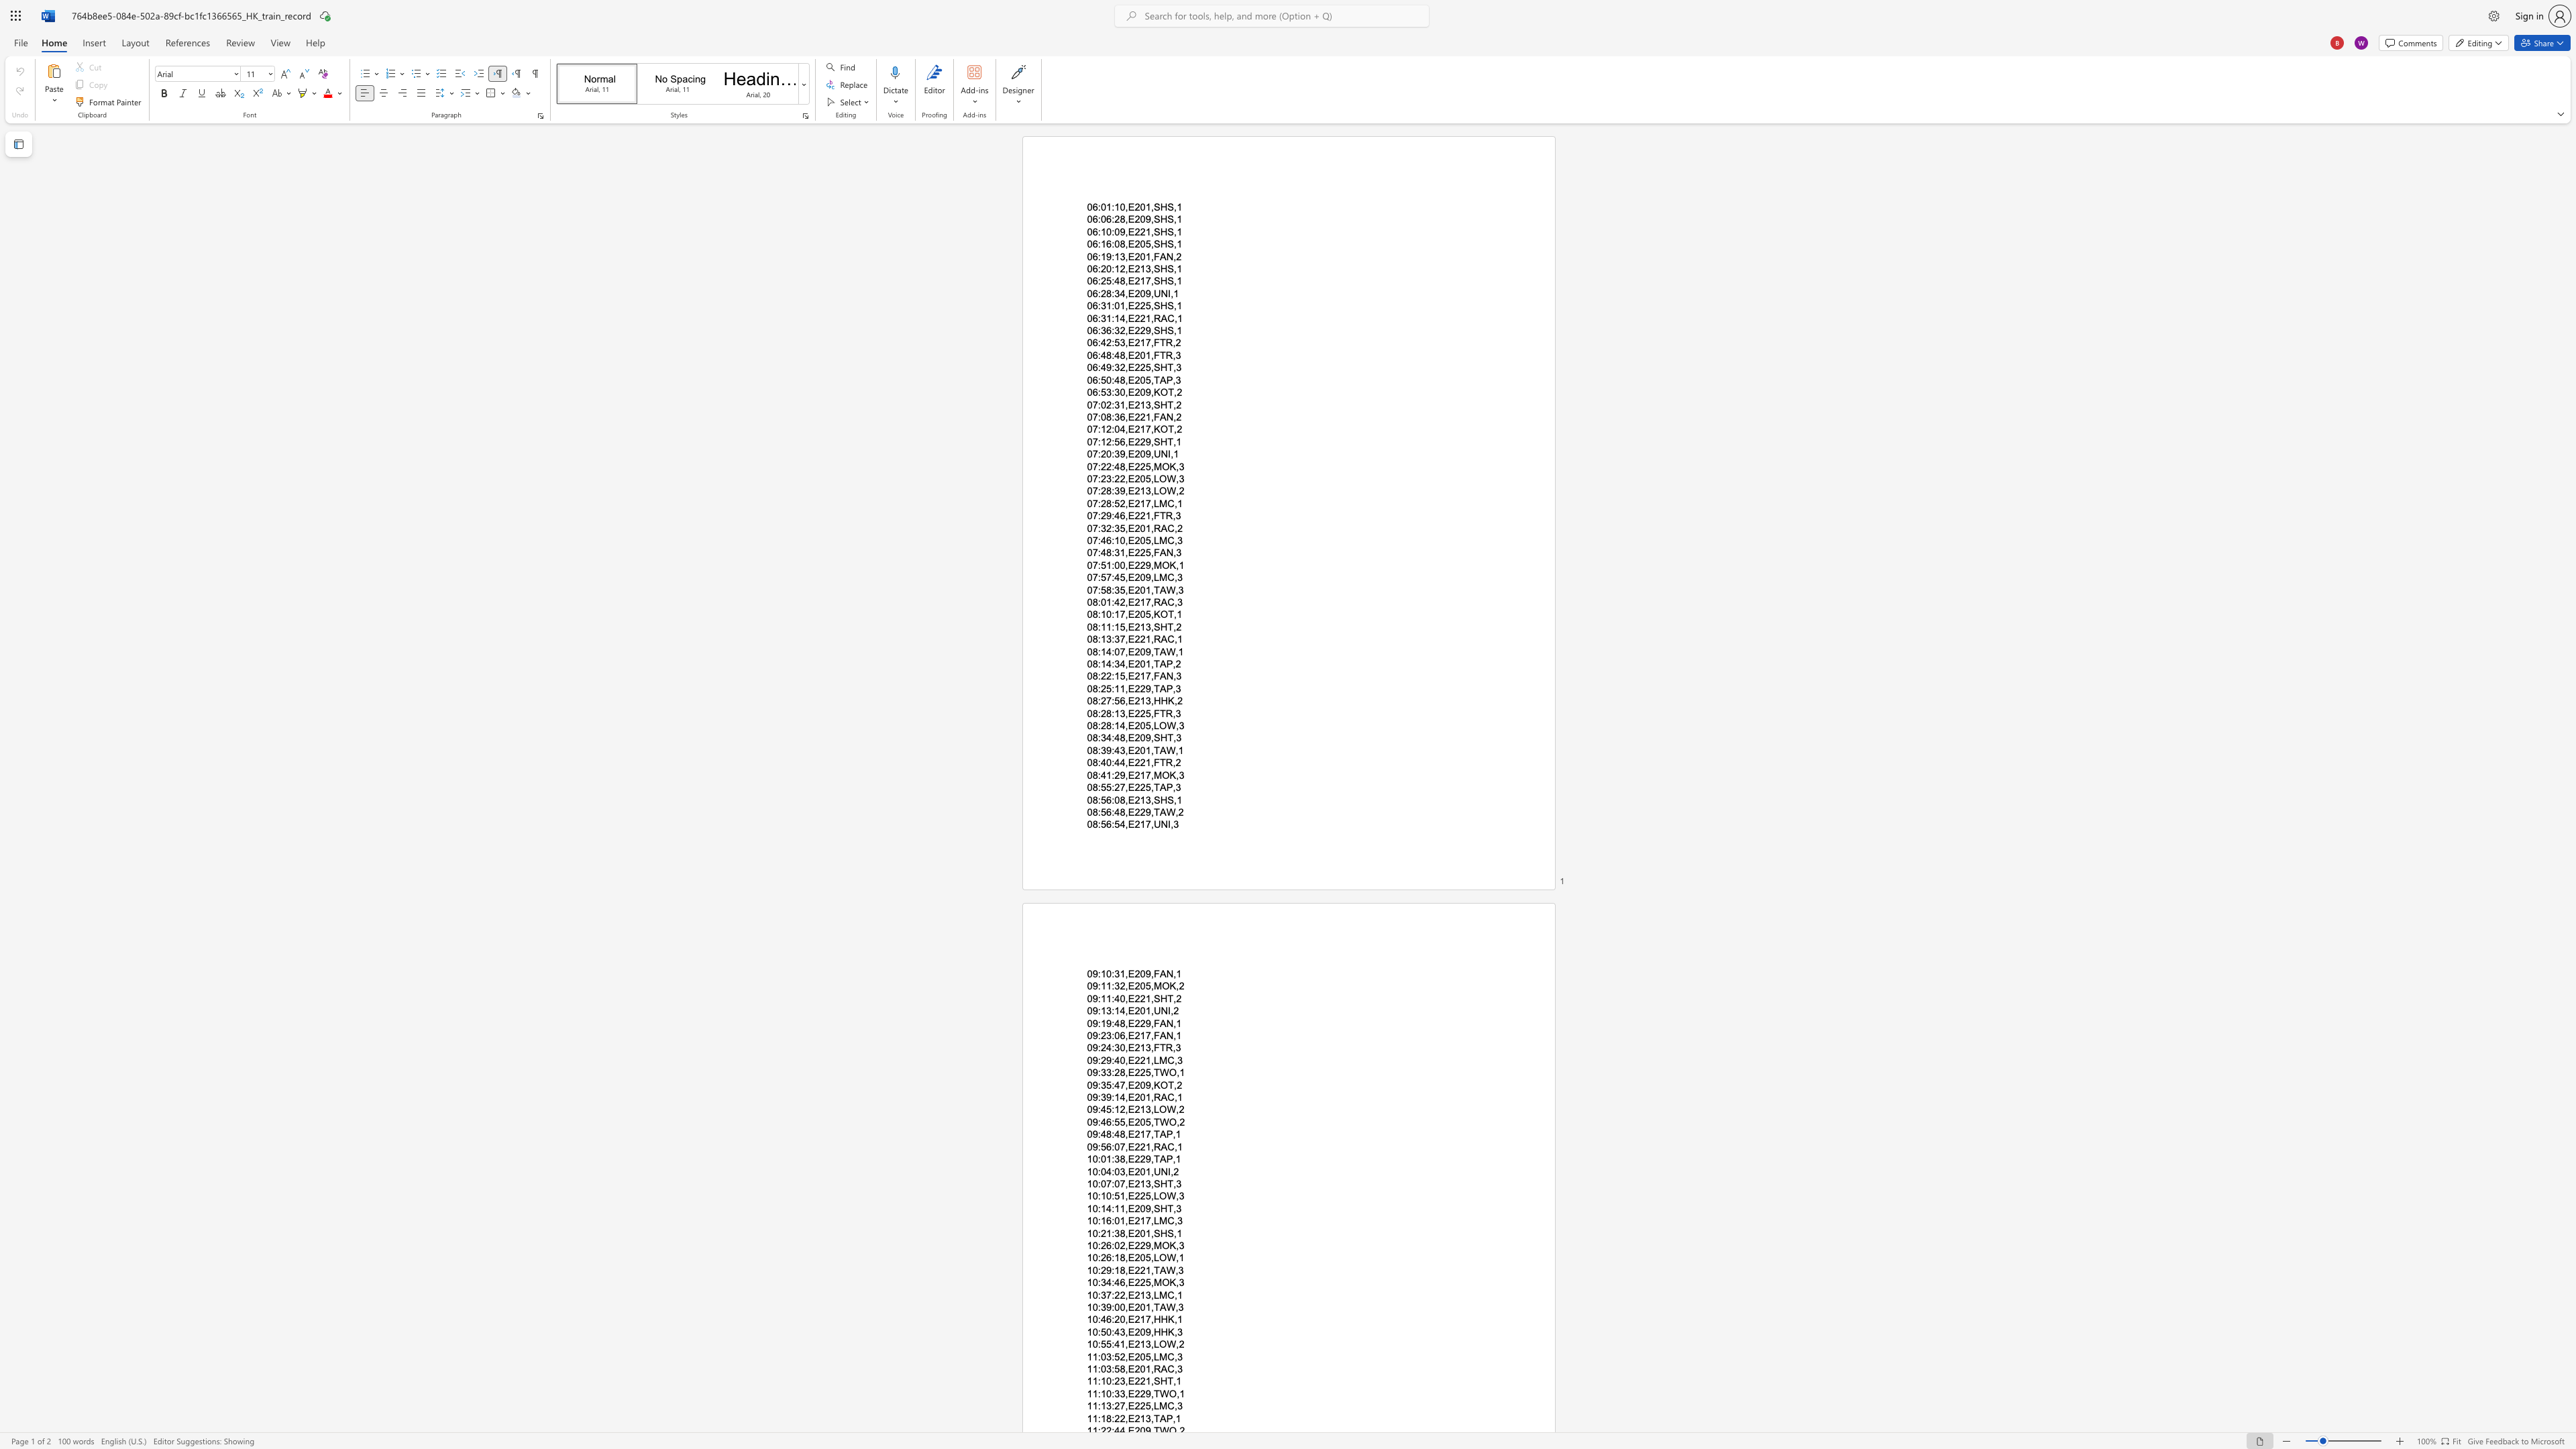 The height and width of the screenshot is (1449, 2576). I want to click on the space between the continuous character "S" and "H" in the text, so click(1159, 800).